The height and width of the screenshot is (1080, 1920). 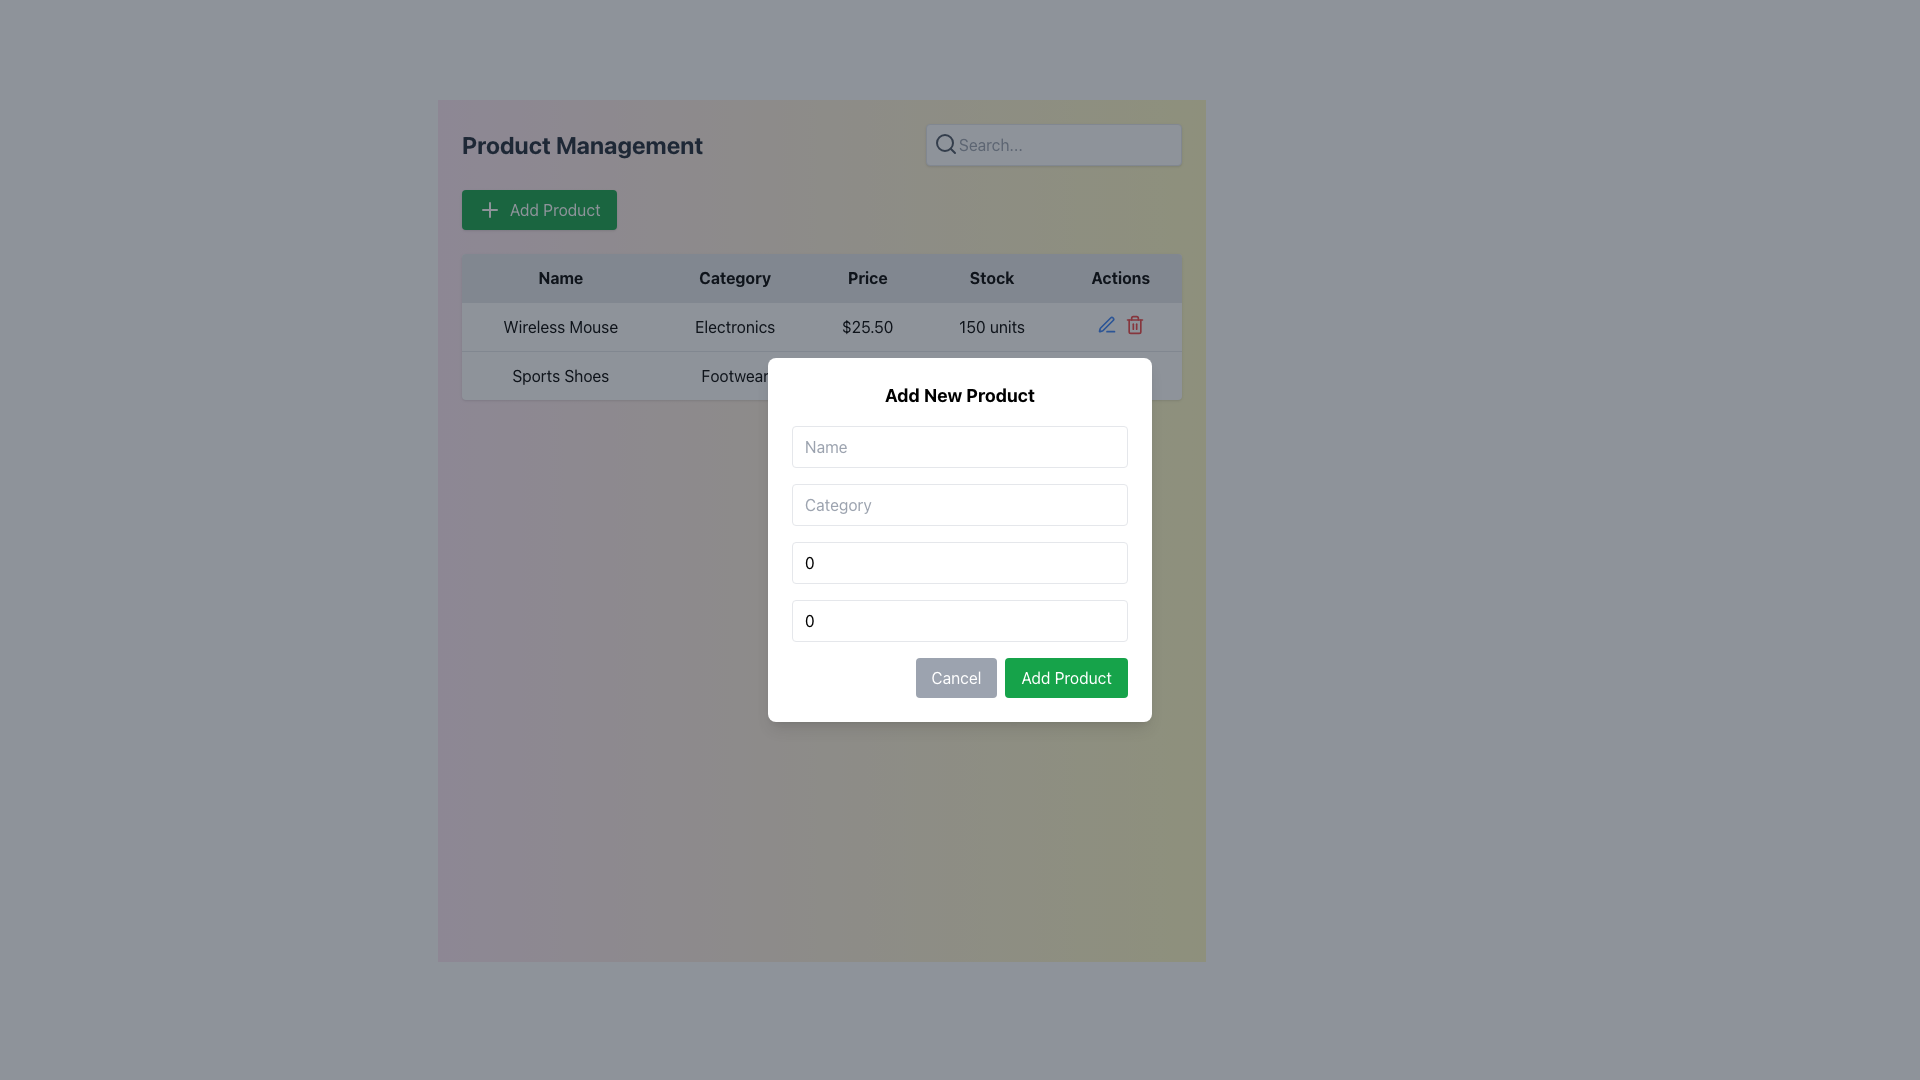 What do you see at coordinates (734, 278) in the screenshot?
I see `the Table Header Label in the second column, which provides context for the items listed in the table, located between the 'Name' and 'Price' columns` at bounding box center [734, 278].